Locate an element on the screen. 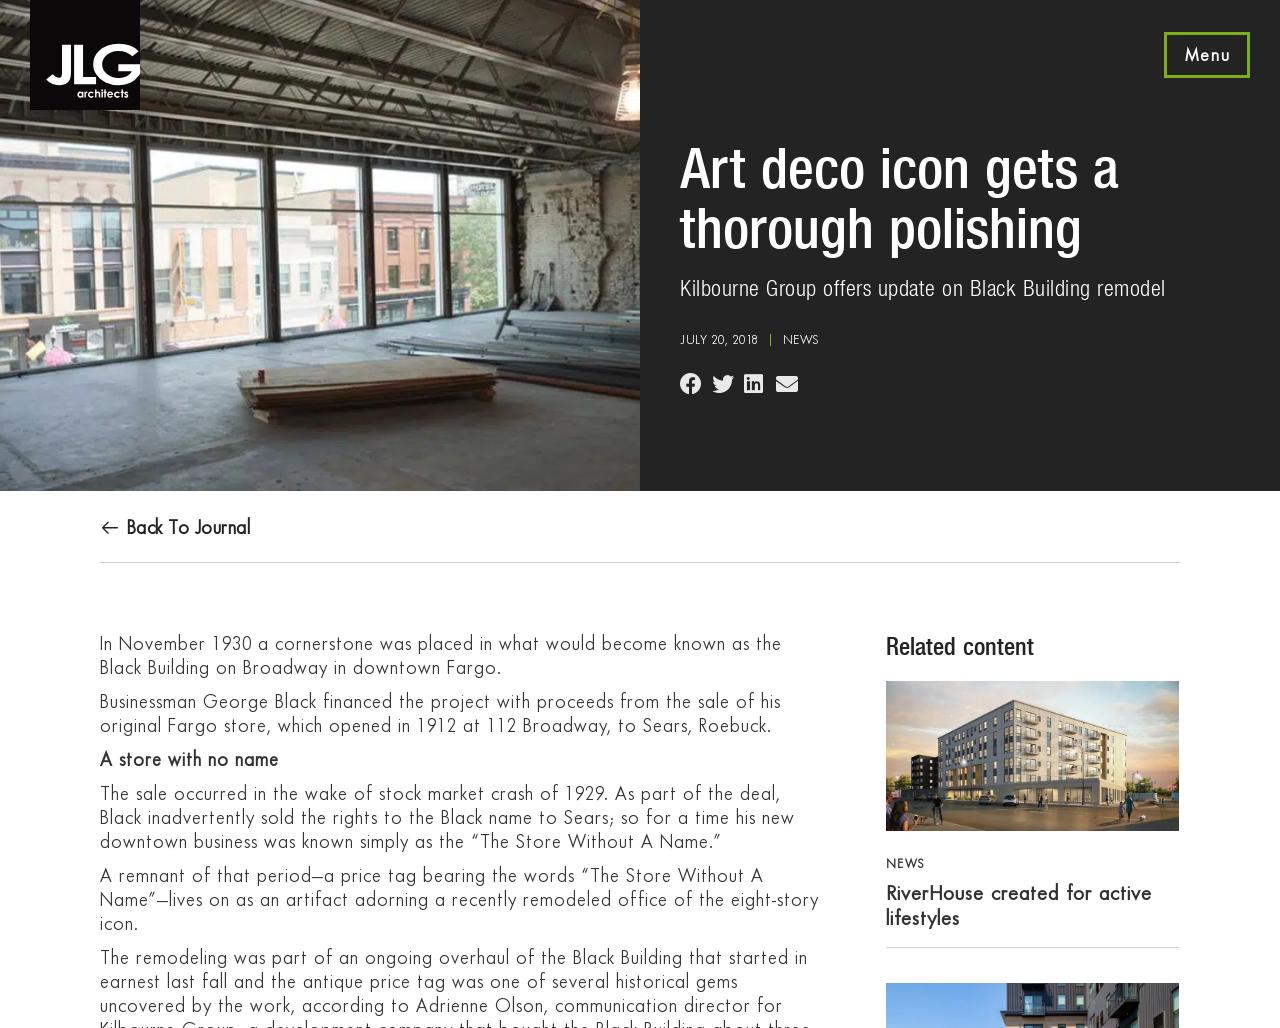  'Related content' is located at coordinates (957, 645).